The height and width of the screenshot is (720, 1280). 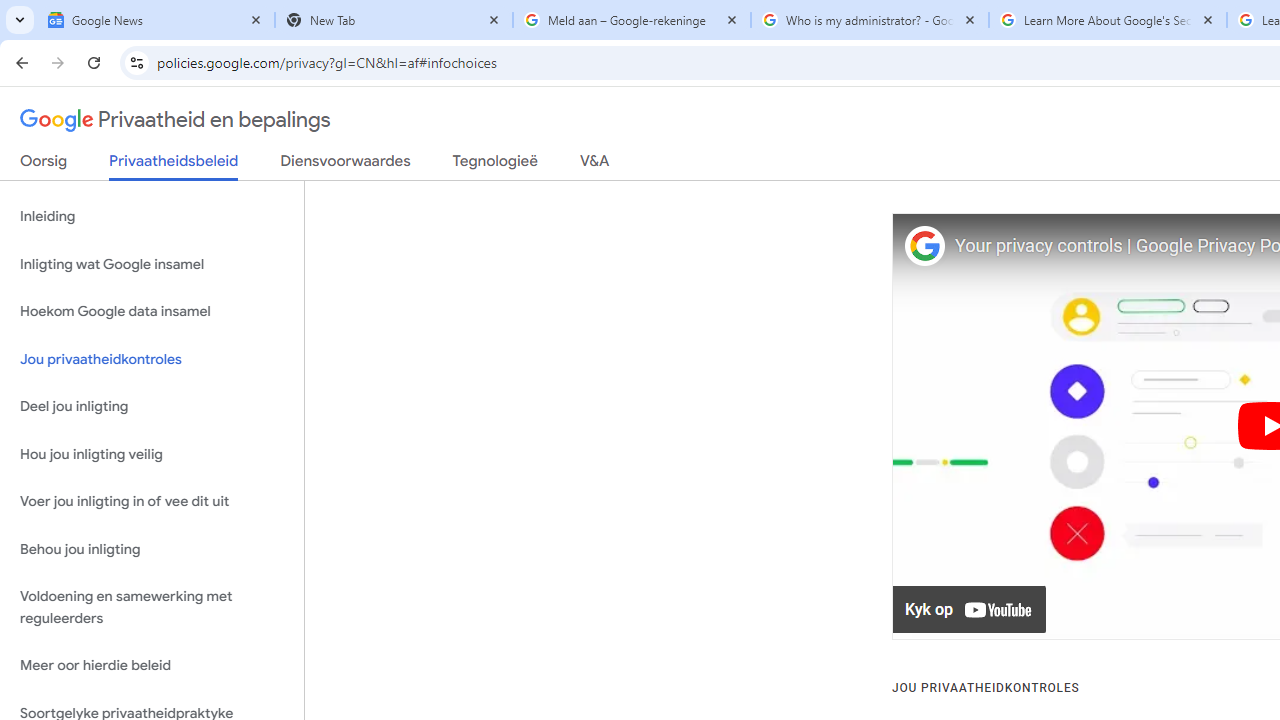 I want to click on 'Fotobeeld van Google', so click(x=923, y=245).